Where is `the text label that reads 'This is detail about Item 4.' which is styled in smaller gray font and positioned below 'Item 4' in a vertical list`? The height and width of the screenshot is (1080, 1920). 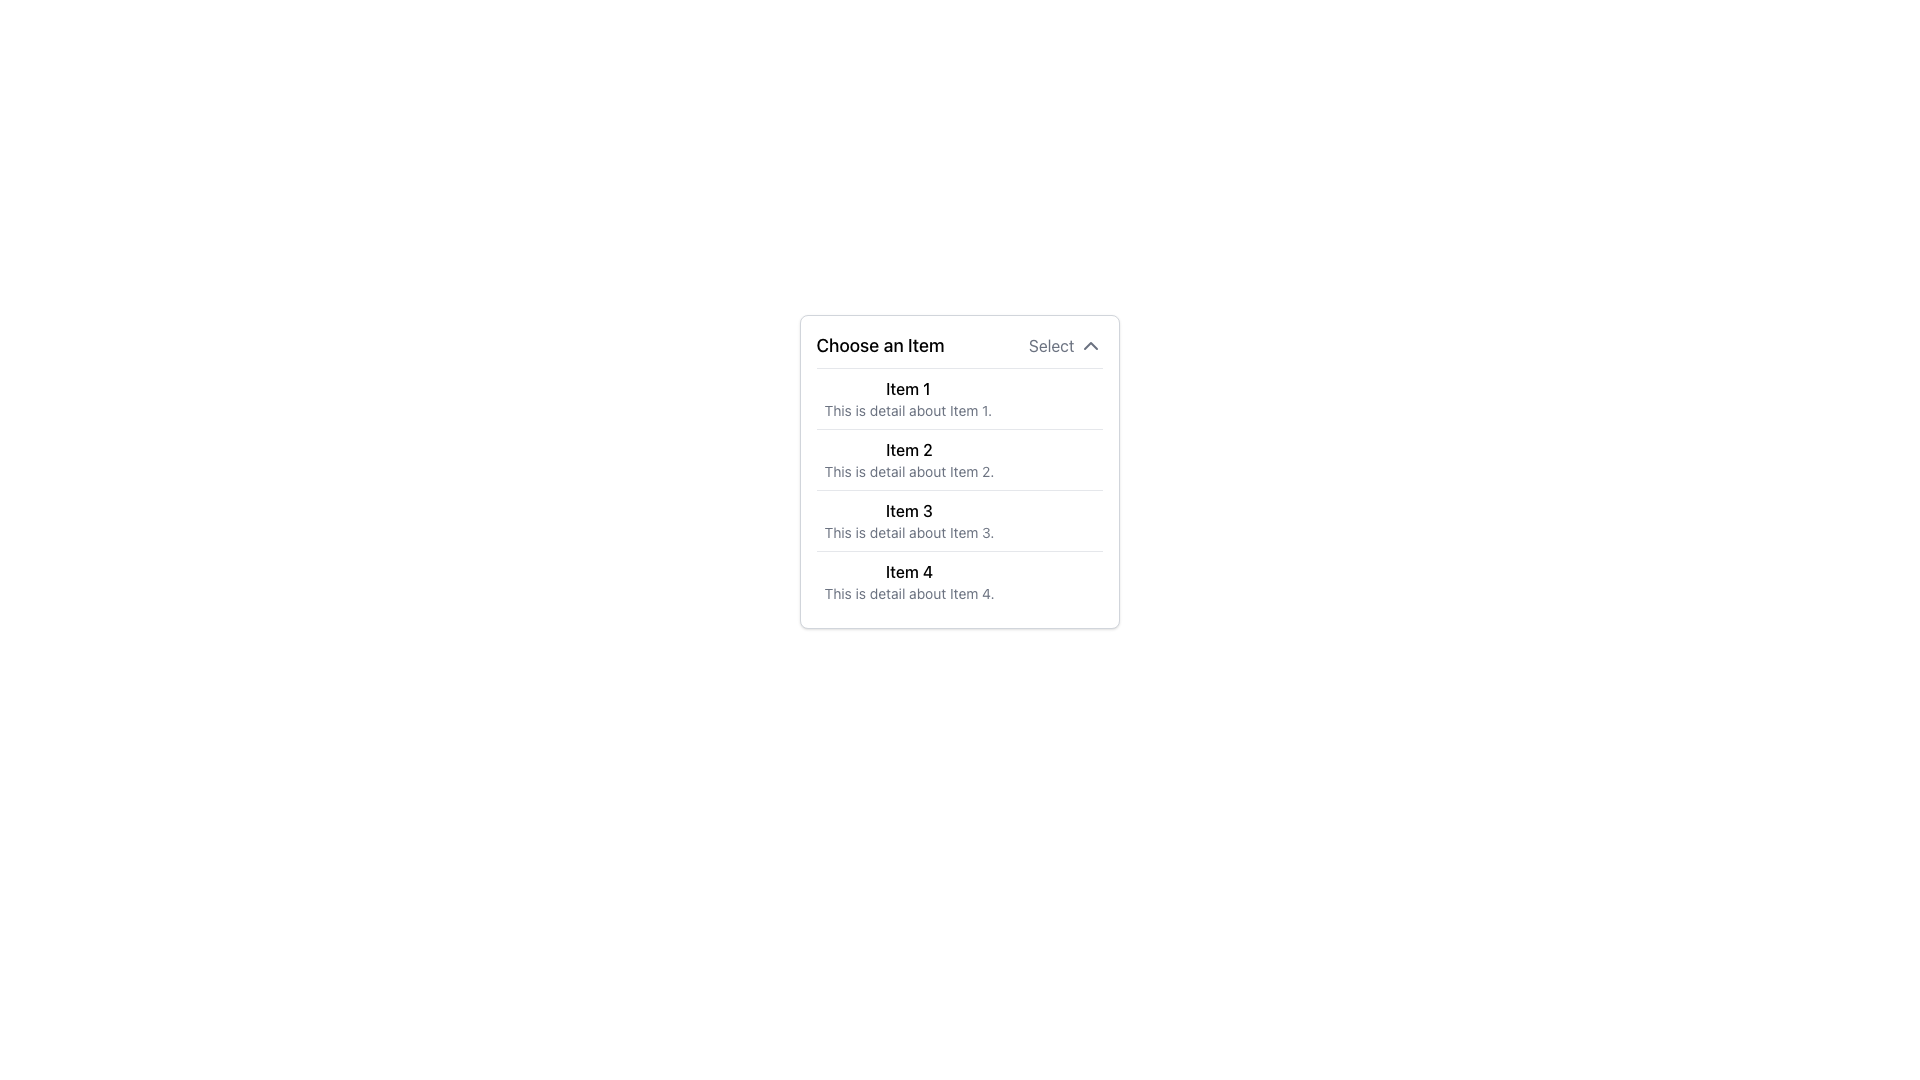 the text label that reads 'This is detail about Item 4.' which is styled in smaller gray font and positioned below 'Item 4' in a vertical list is located at coordinates (908, 593).